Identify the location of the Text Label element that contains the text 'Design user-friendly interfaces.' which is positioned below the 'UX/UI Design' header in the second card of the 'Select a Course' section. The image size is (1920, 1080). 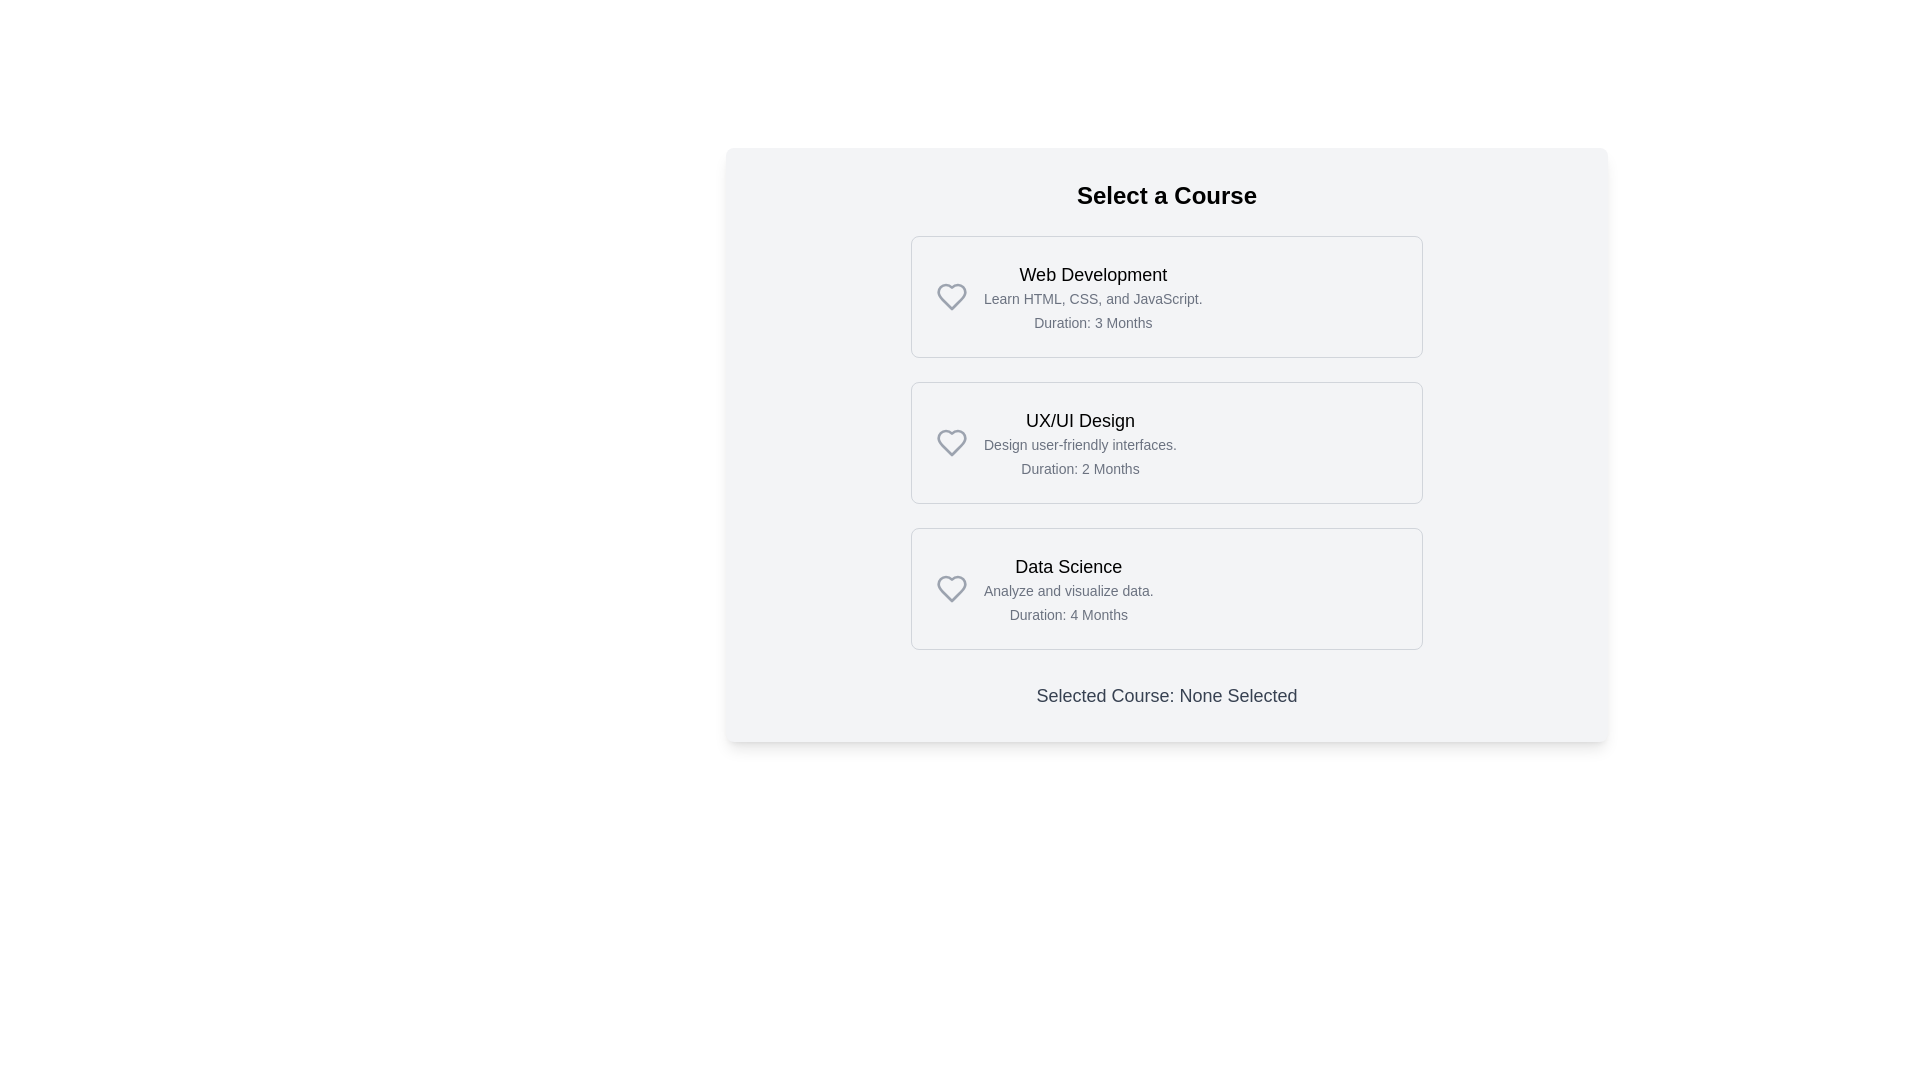
(1079, 443).